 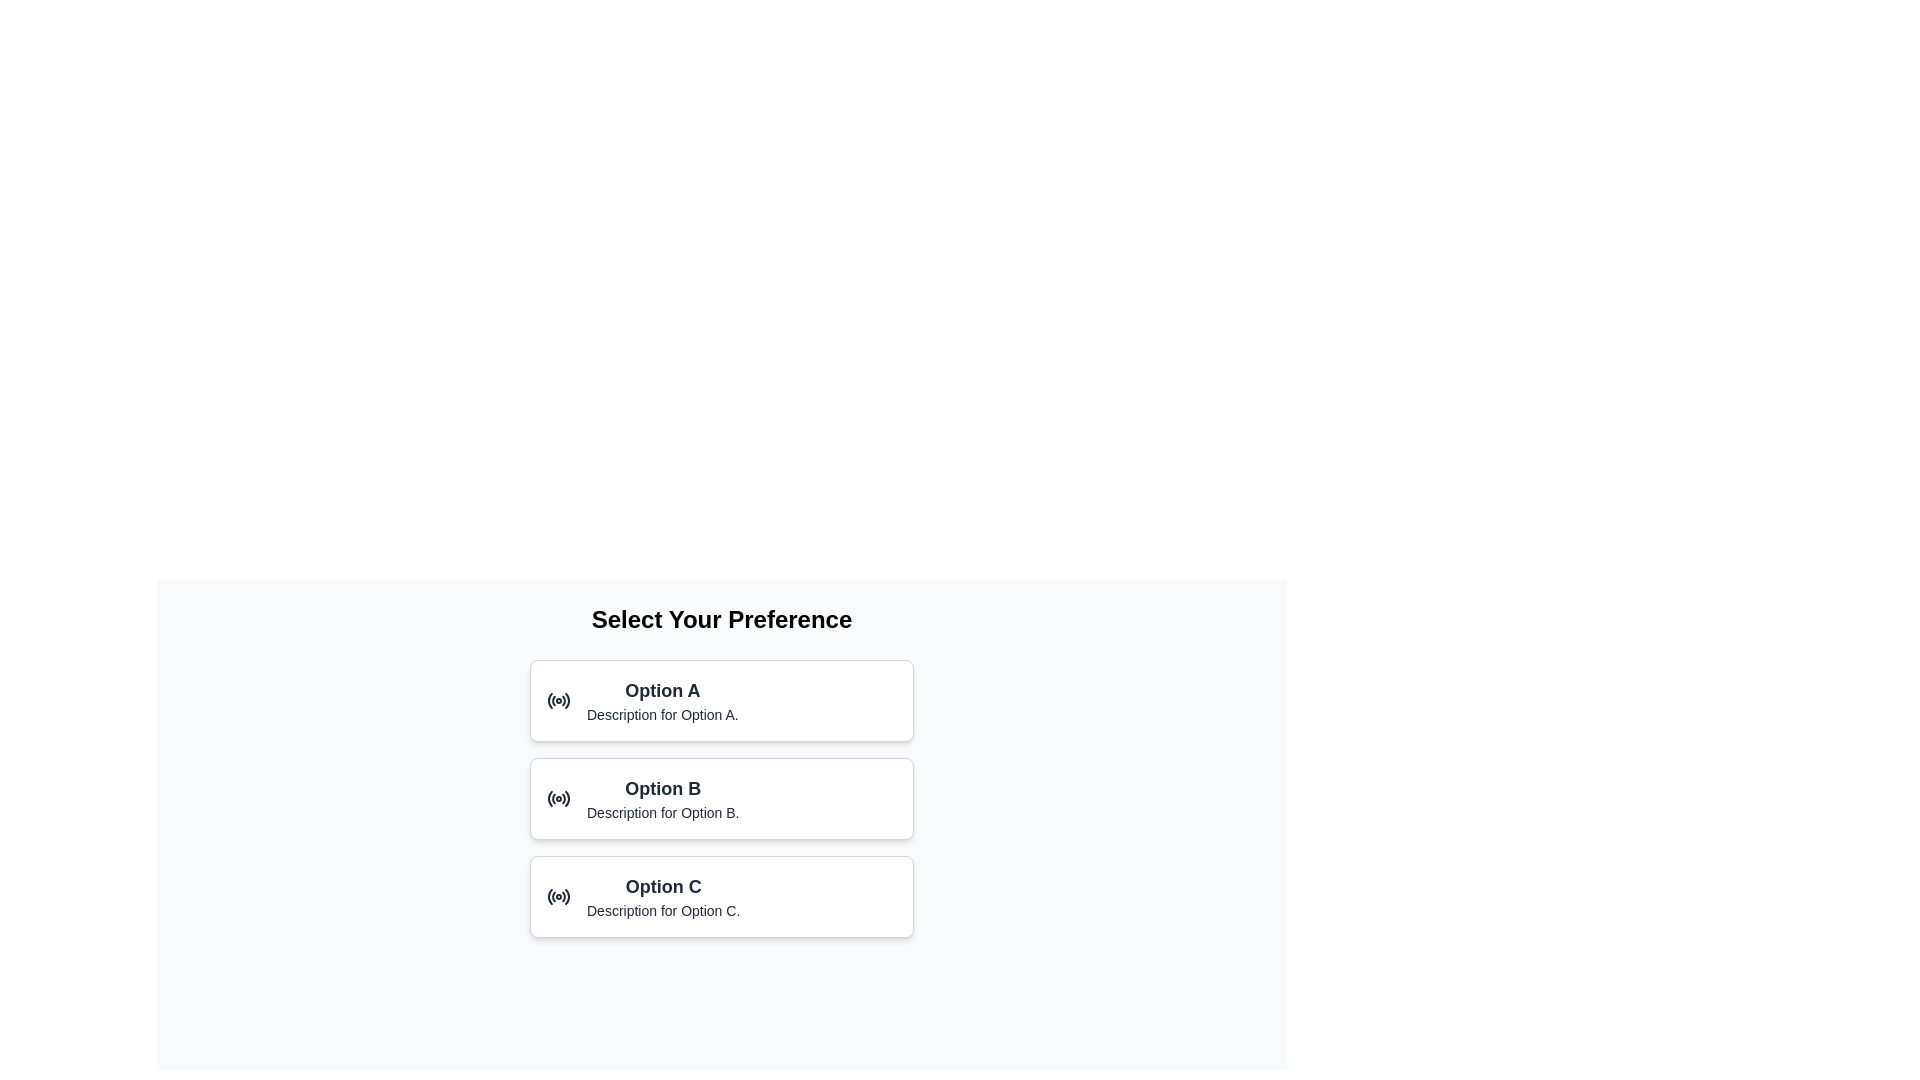 I want to click on the text heading 'Option C', which is prominently displayed in a larger font size and bold style at the top-left of the third option card, so click(x=663, y=886).